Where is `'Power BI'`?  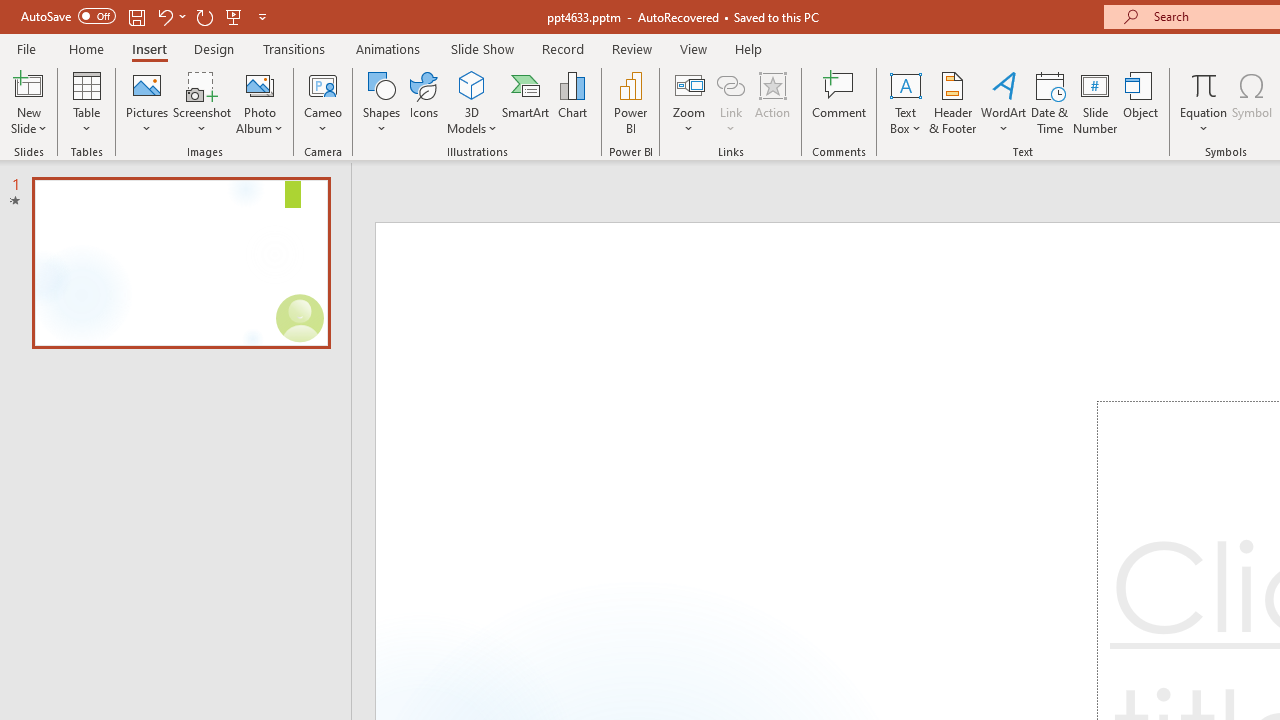
'Power BI' is located at coordinates (630, 103).